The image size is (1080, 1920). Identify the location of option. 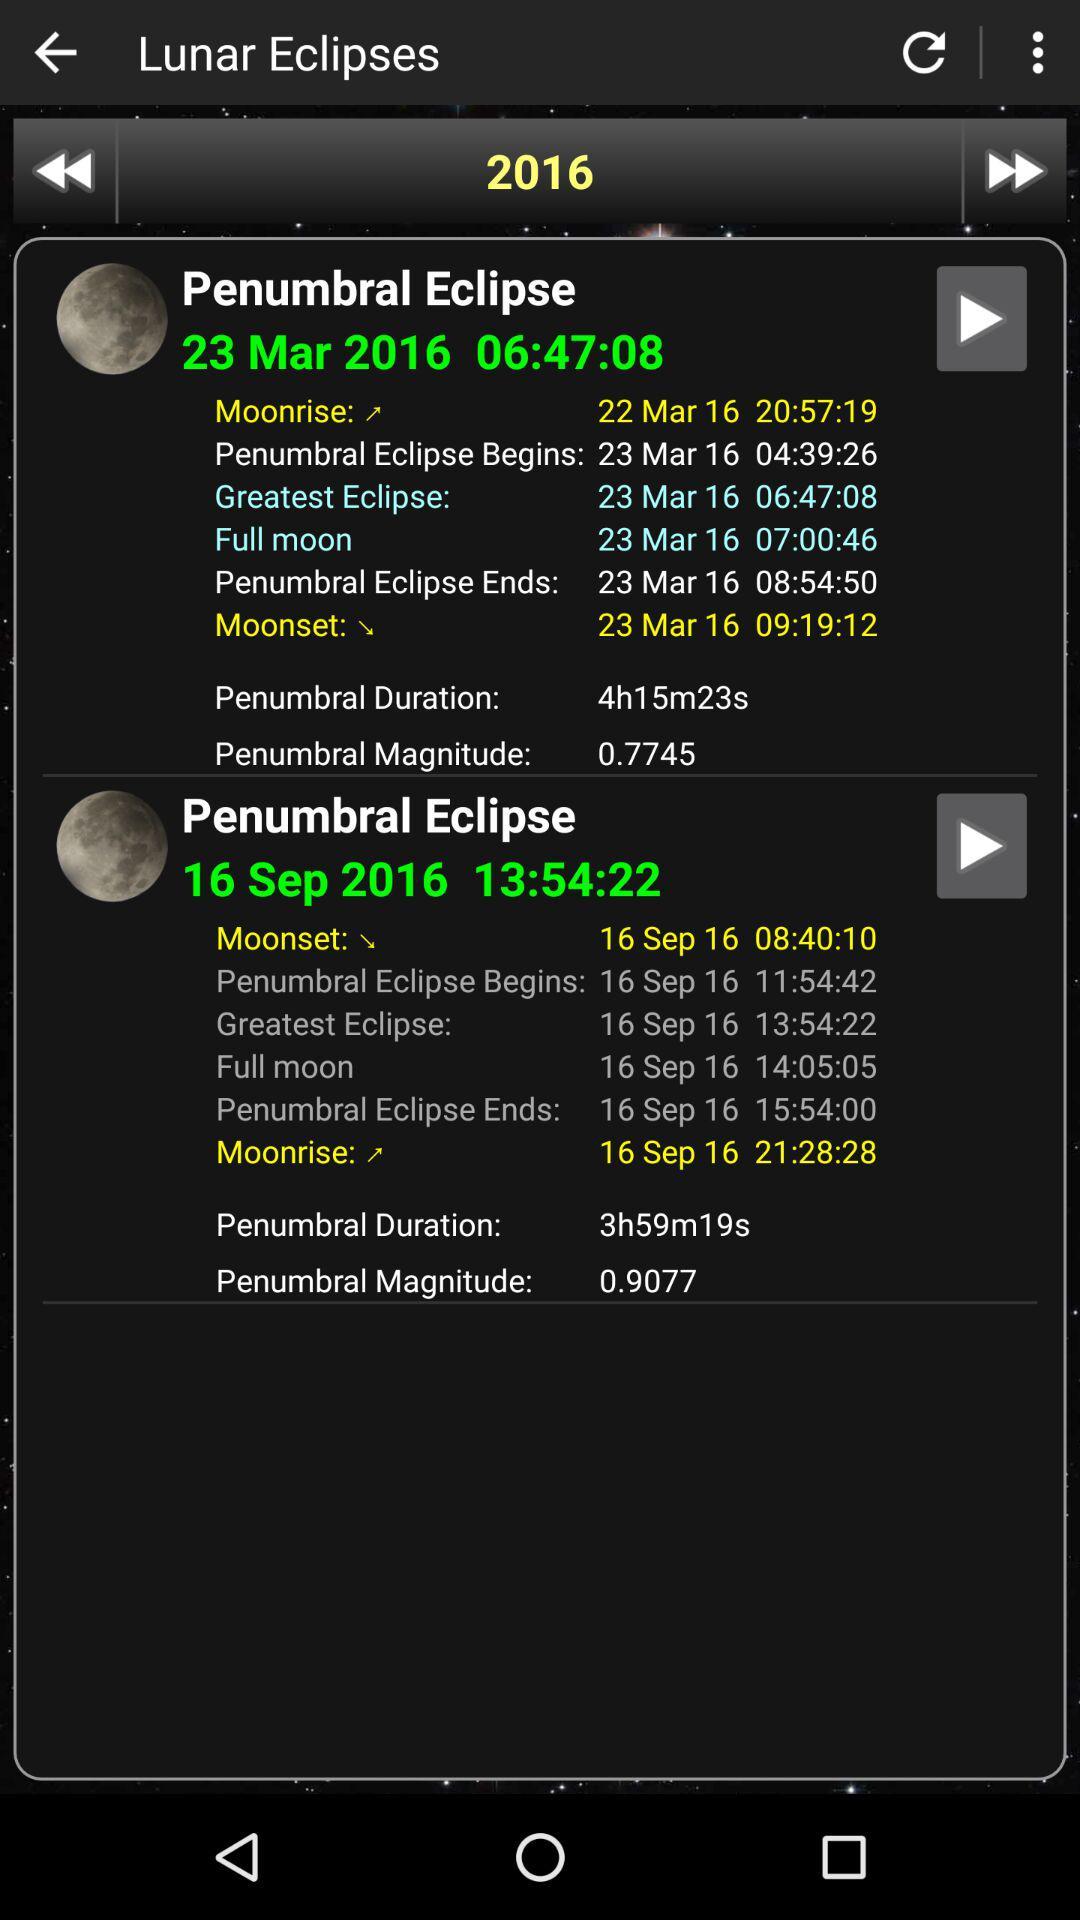
(980, 845).